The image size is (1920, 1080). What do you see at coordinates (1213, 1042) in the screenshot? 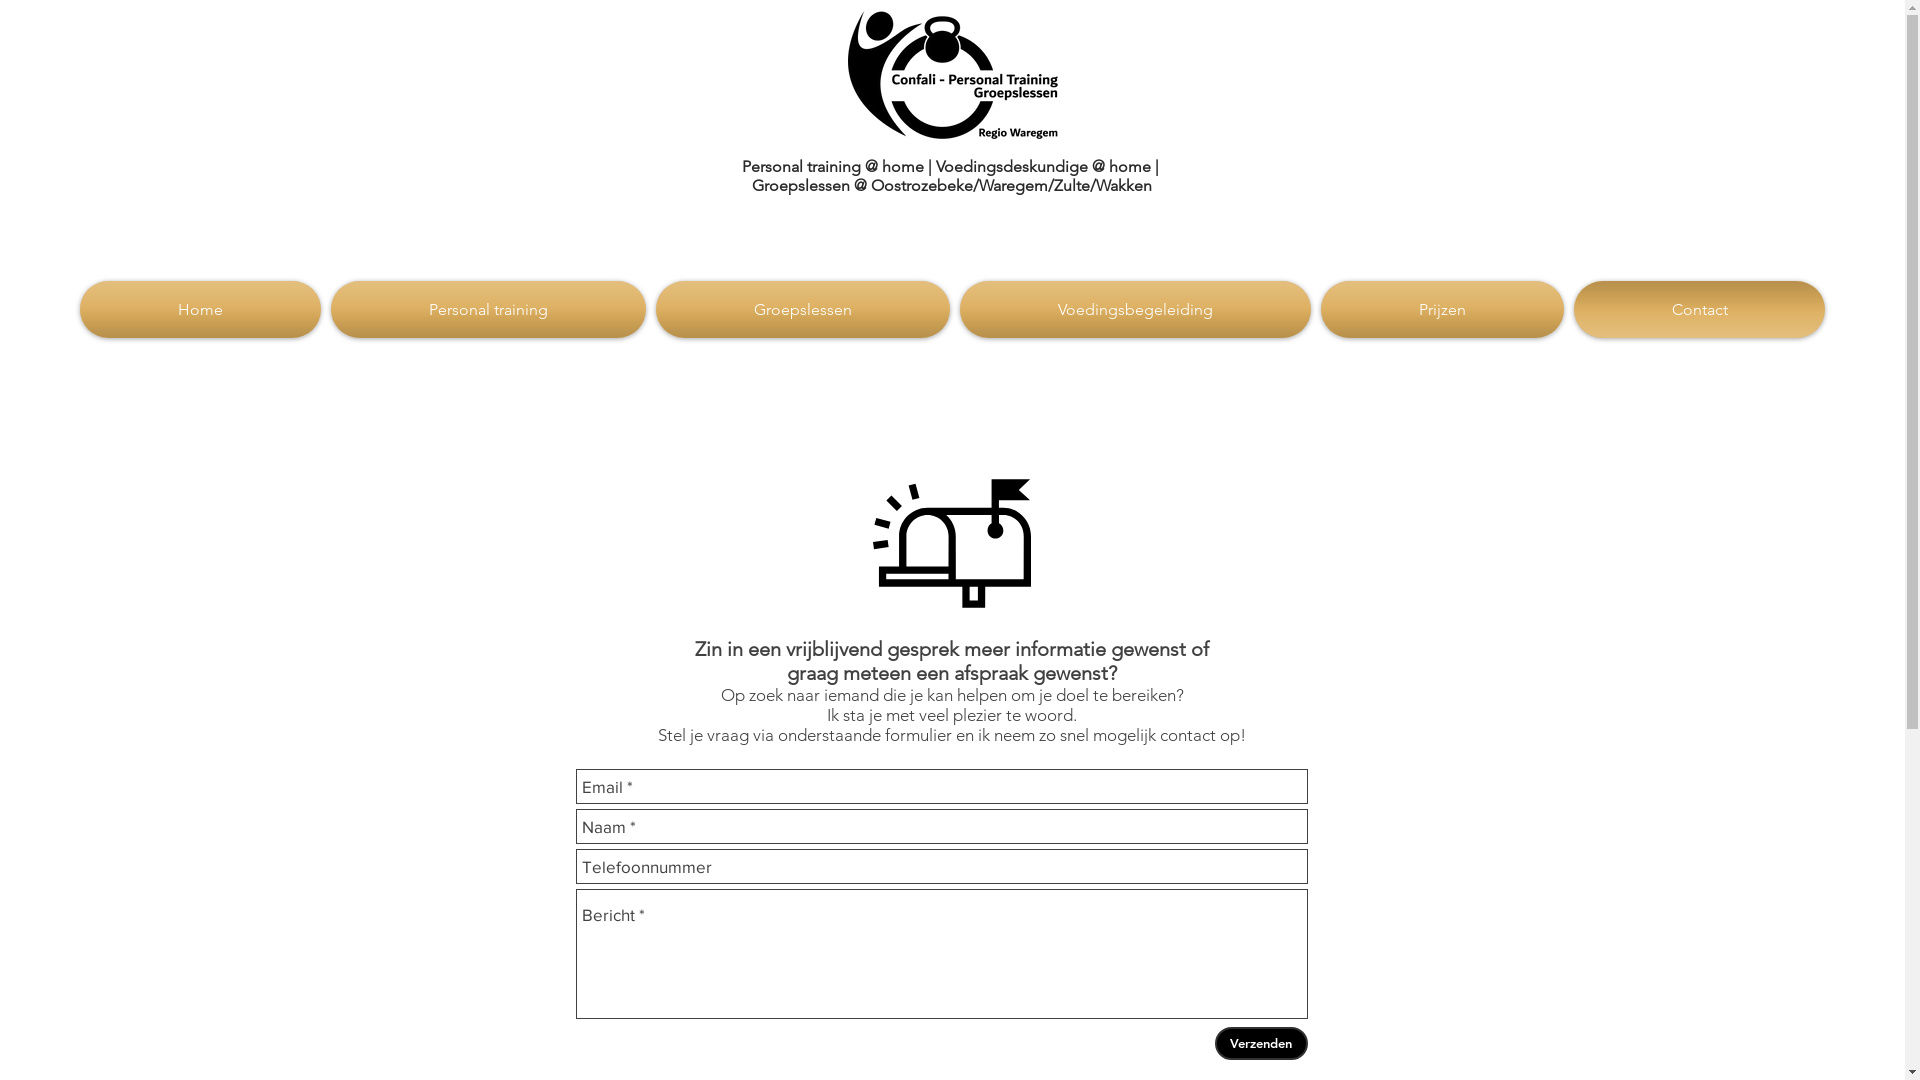
I see `'Verzenden'` at bounding box center [1213, 1042].